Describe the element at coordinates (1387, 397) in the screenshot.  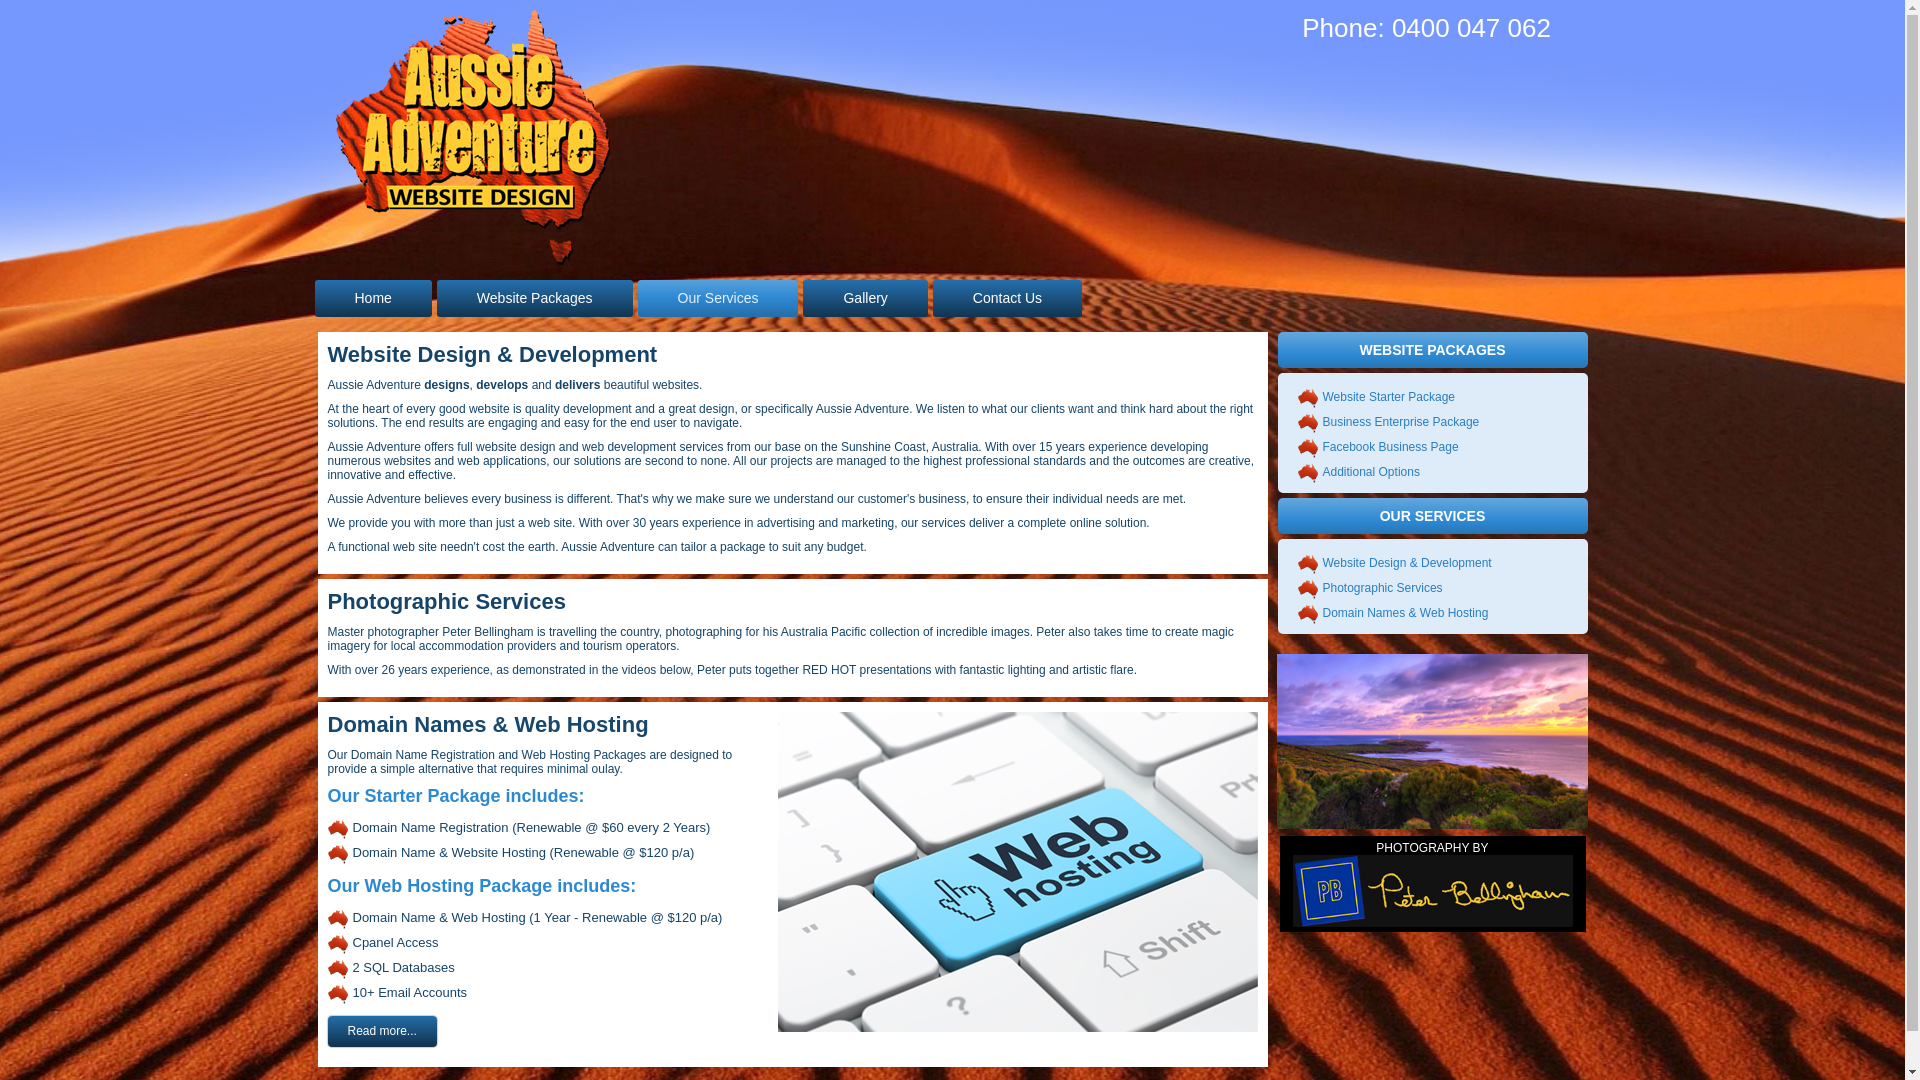
I see `'Website Starter Package'` at that location.